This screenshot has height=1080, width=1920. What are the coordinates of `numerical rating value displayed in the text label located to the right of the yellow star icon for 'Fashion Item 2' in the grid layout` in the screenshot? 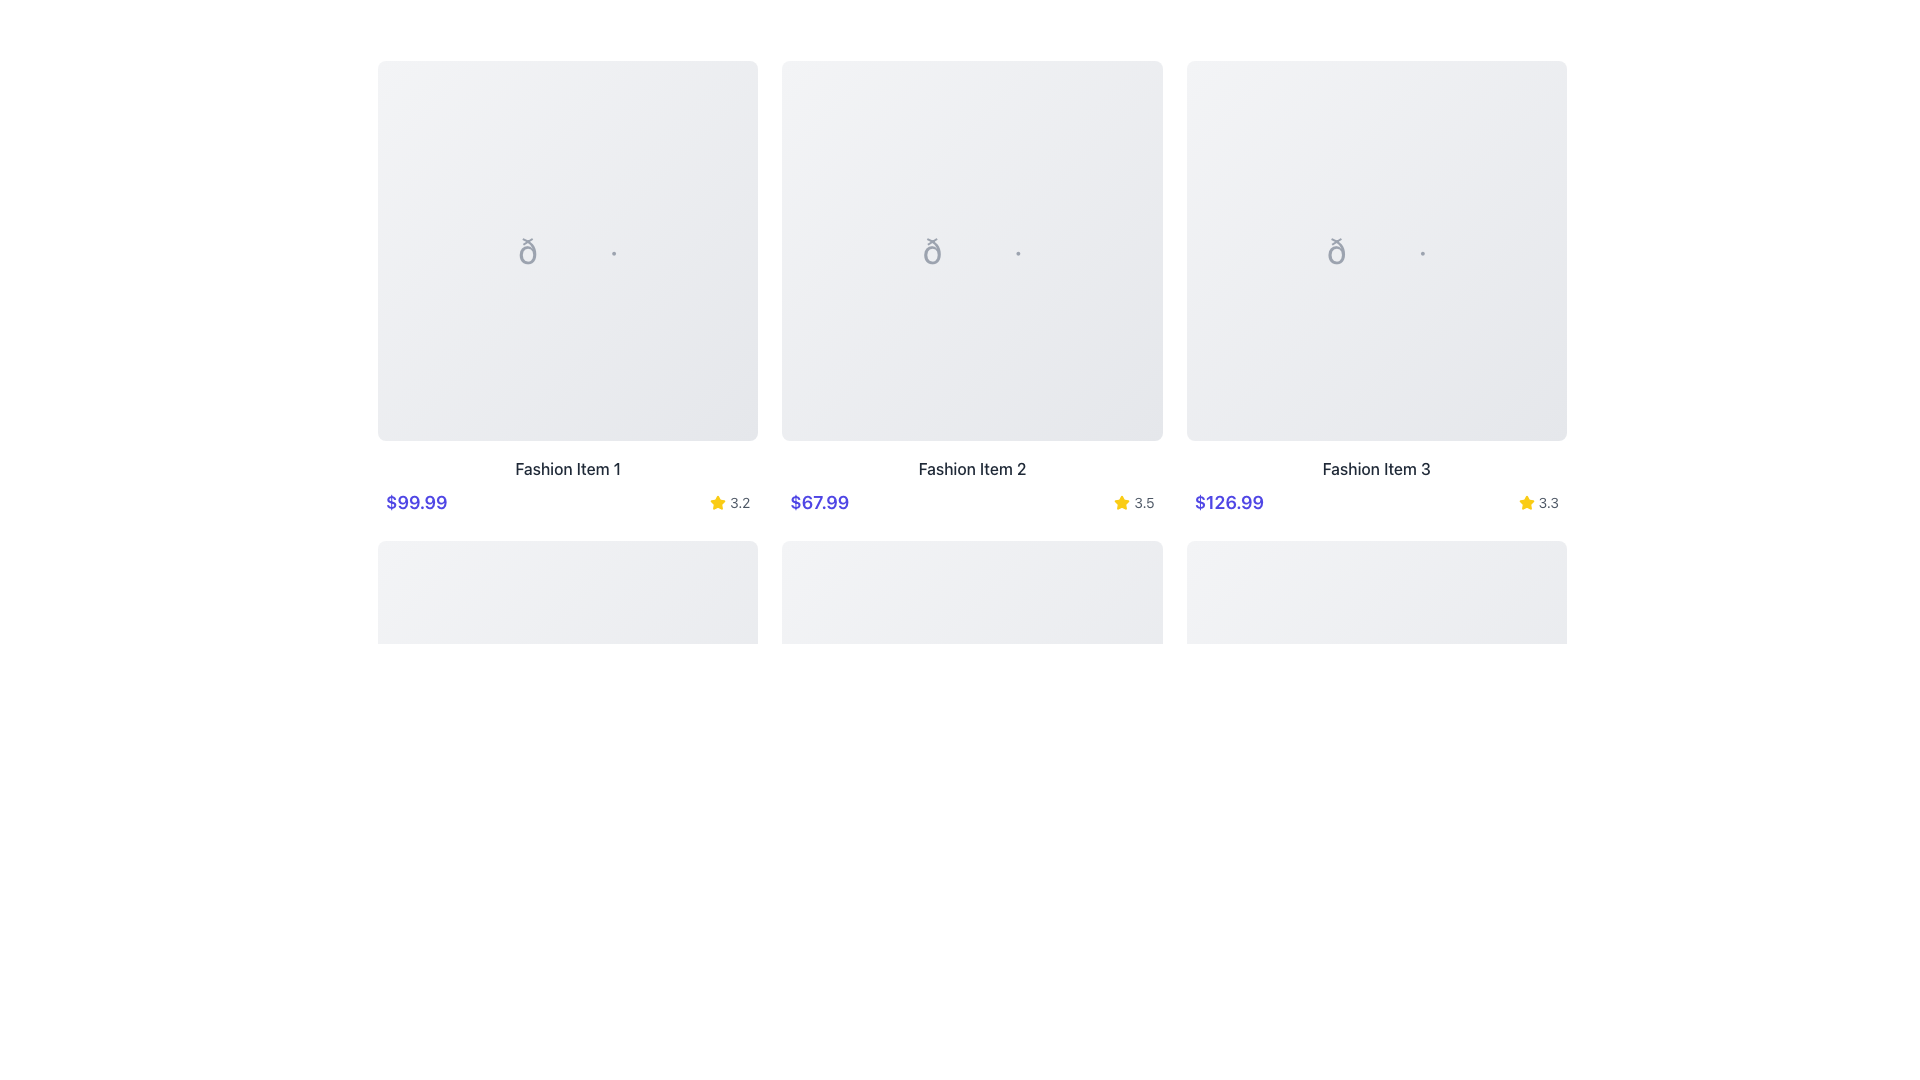 It's located at (1144, 502).